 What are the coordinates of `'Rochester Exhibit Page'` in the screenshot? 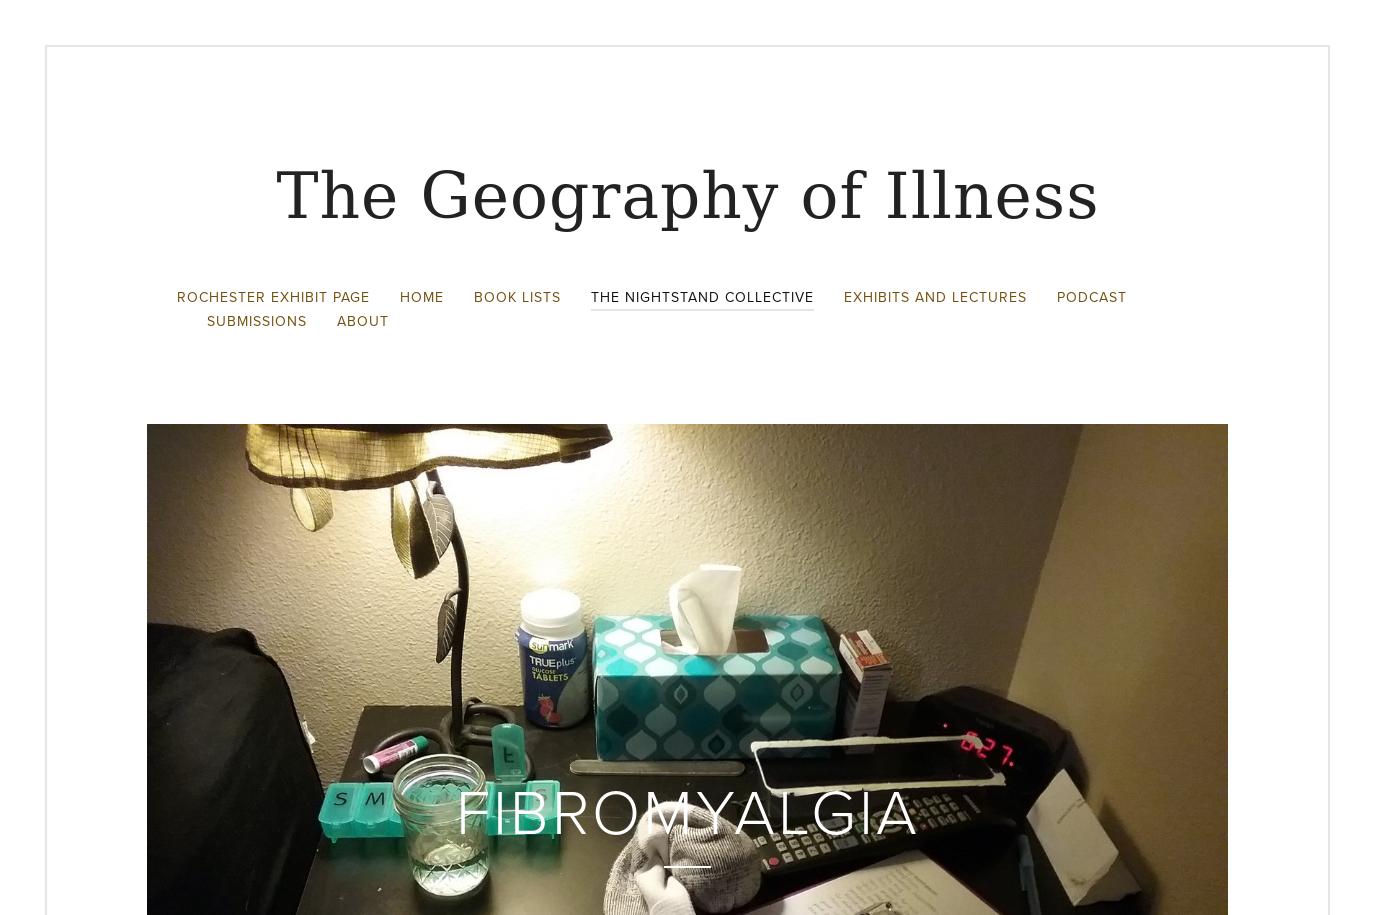 It's located at (273, 295).